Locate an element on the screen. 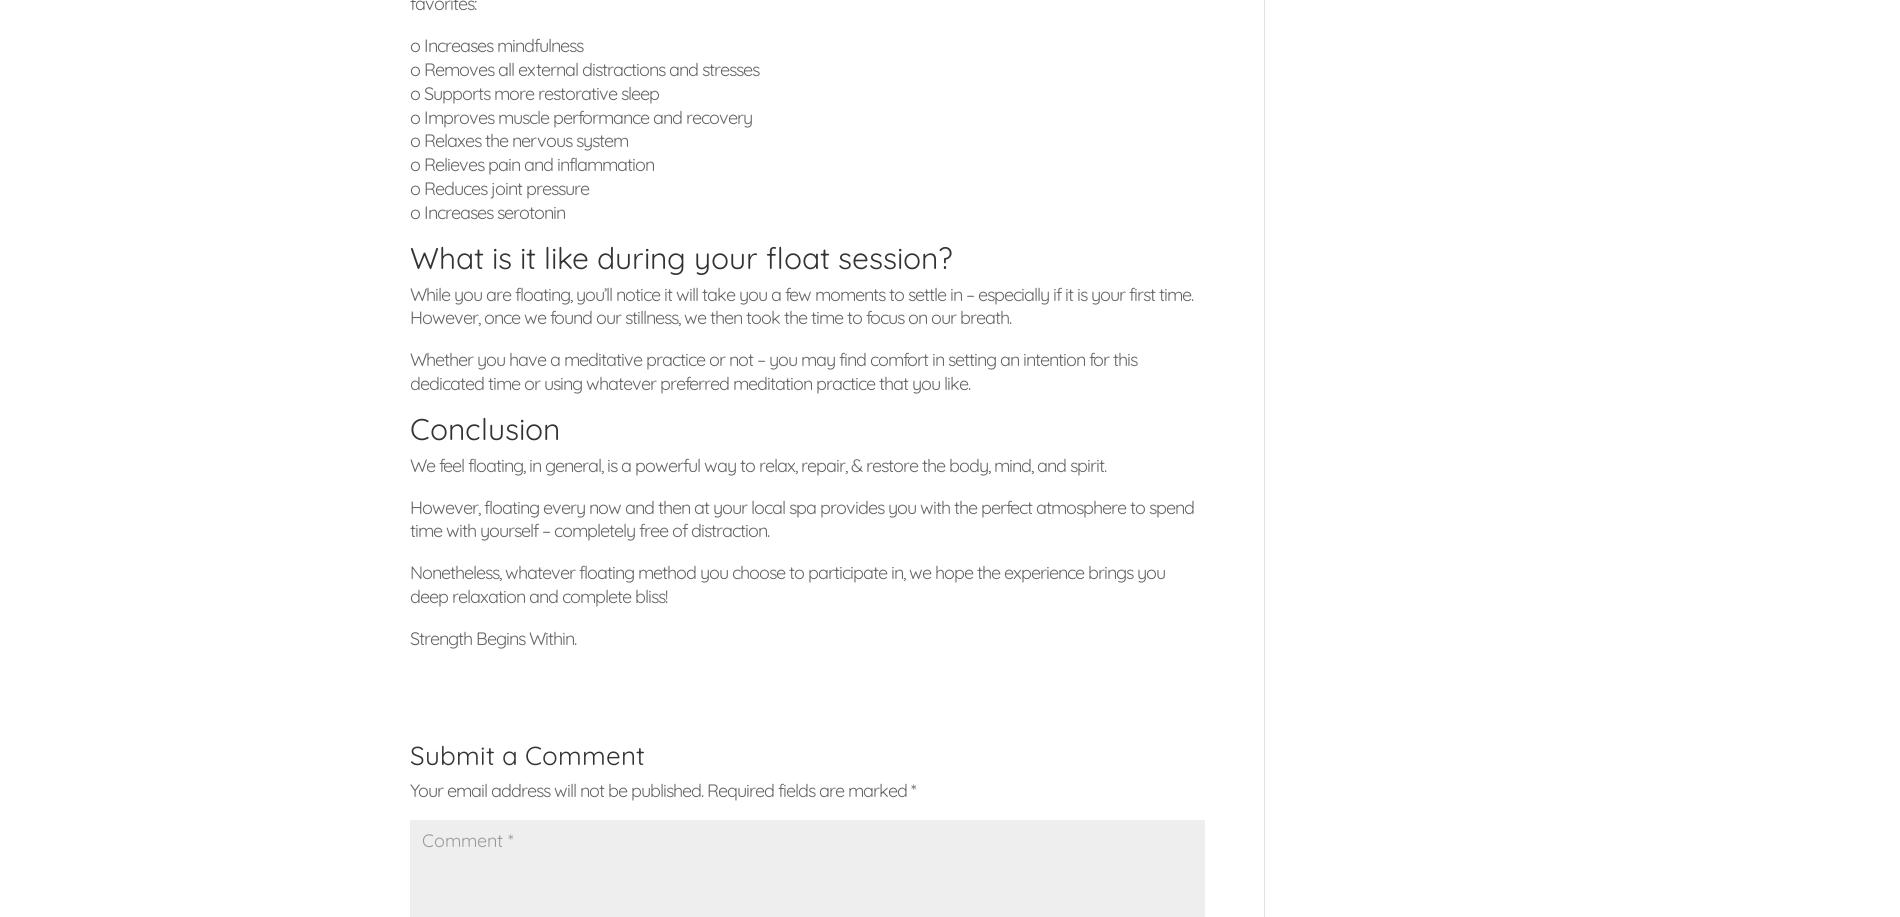 The height and width of the screenshot is (917, 1900). 'While you are floating, you’ll notice it will take you a few moments to settle in – especially if it is your first time. However, once we found our stillness, we then took the time to focus on our breath.' is located at coordinates (800, 305).